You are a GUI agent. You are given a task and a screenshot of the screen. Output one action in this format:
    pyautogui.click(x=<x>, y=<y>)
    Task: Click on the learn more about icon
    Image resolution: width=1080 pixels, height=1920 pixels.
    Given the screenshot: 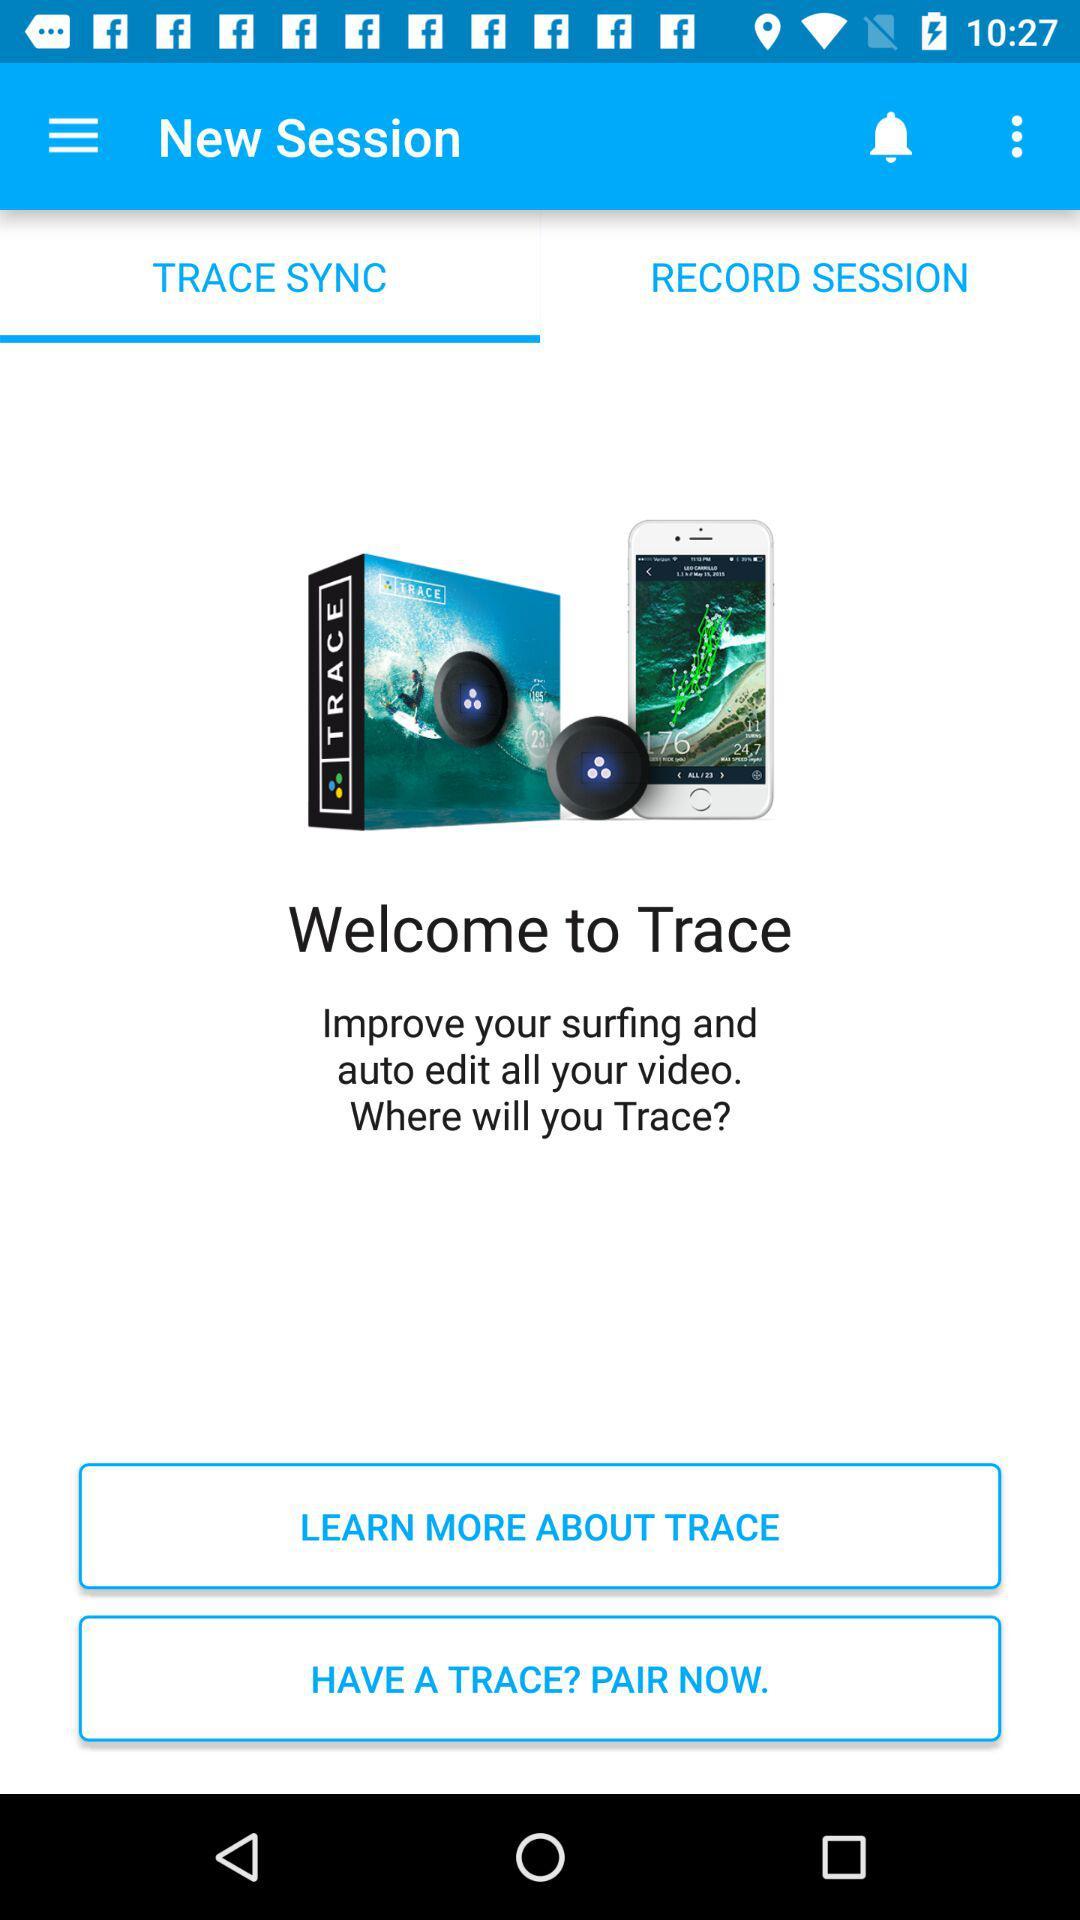 What is the action you would take?
    pyautogui.click(x=540, y=1525)
    